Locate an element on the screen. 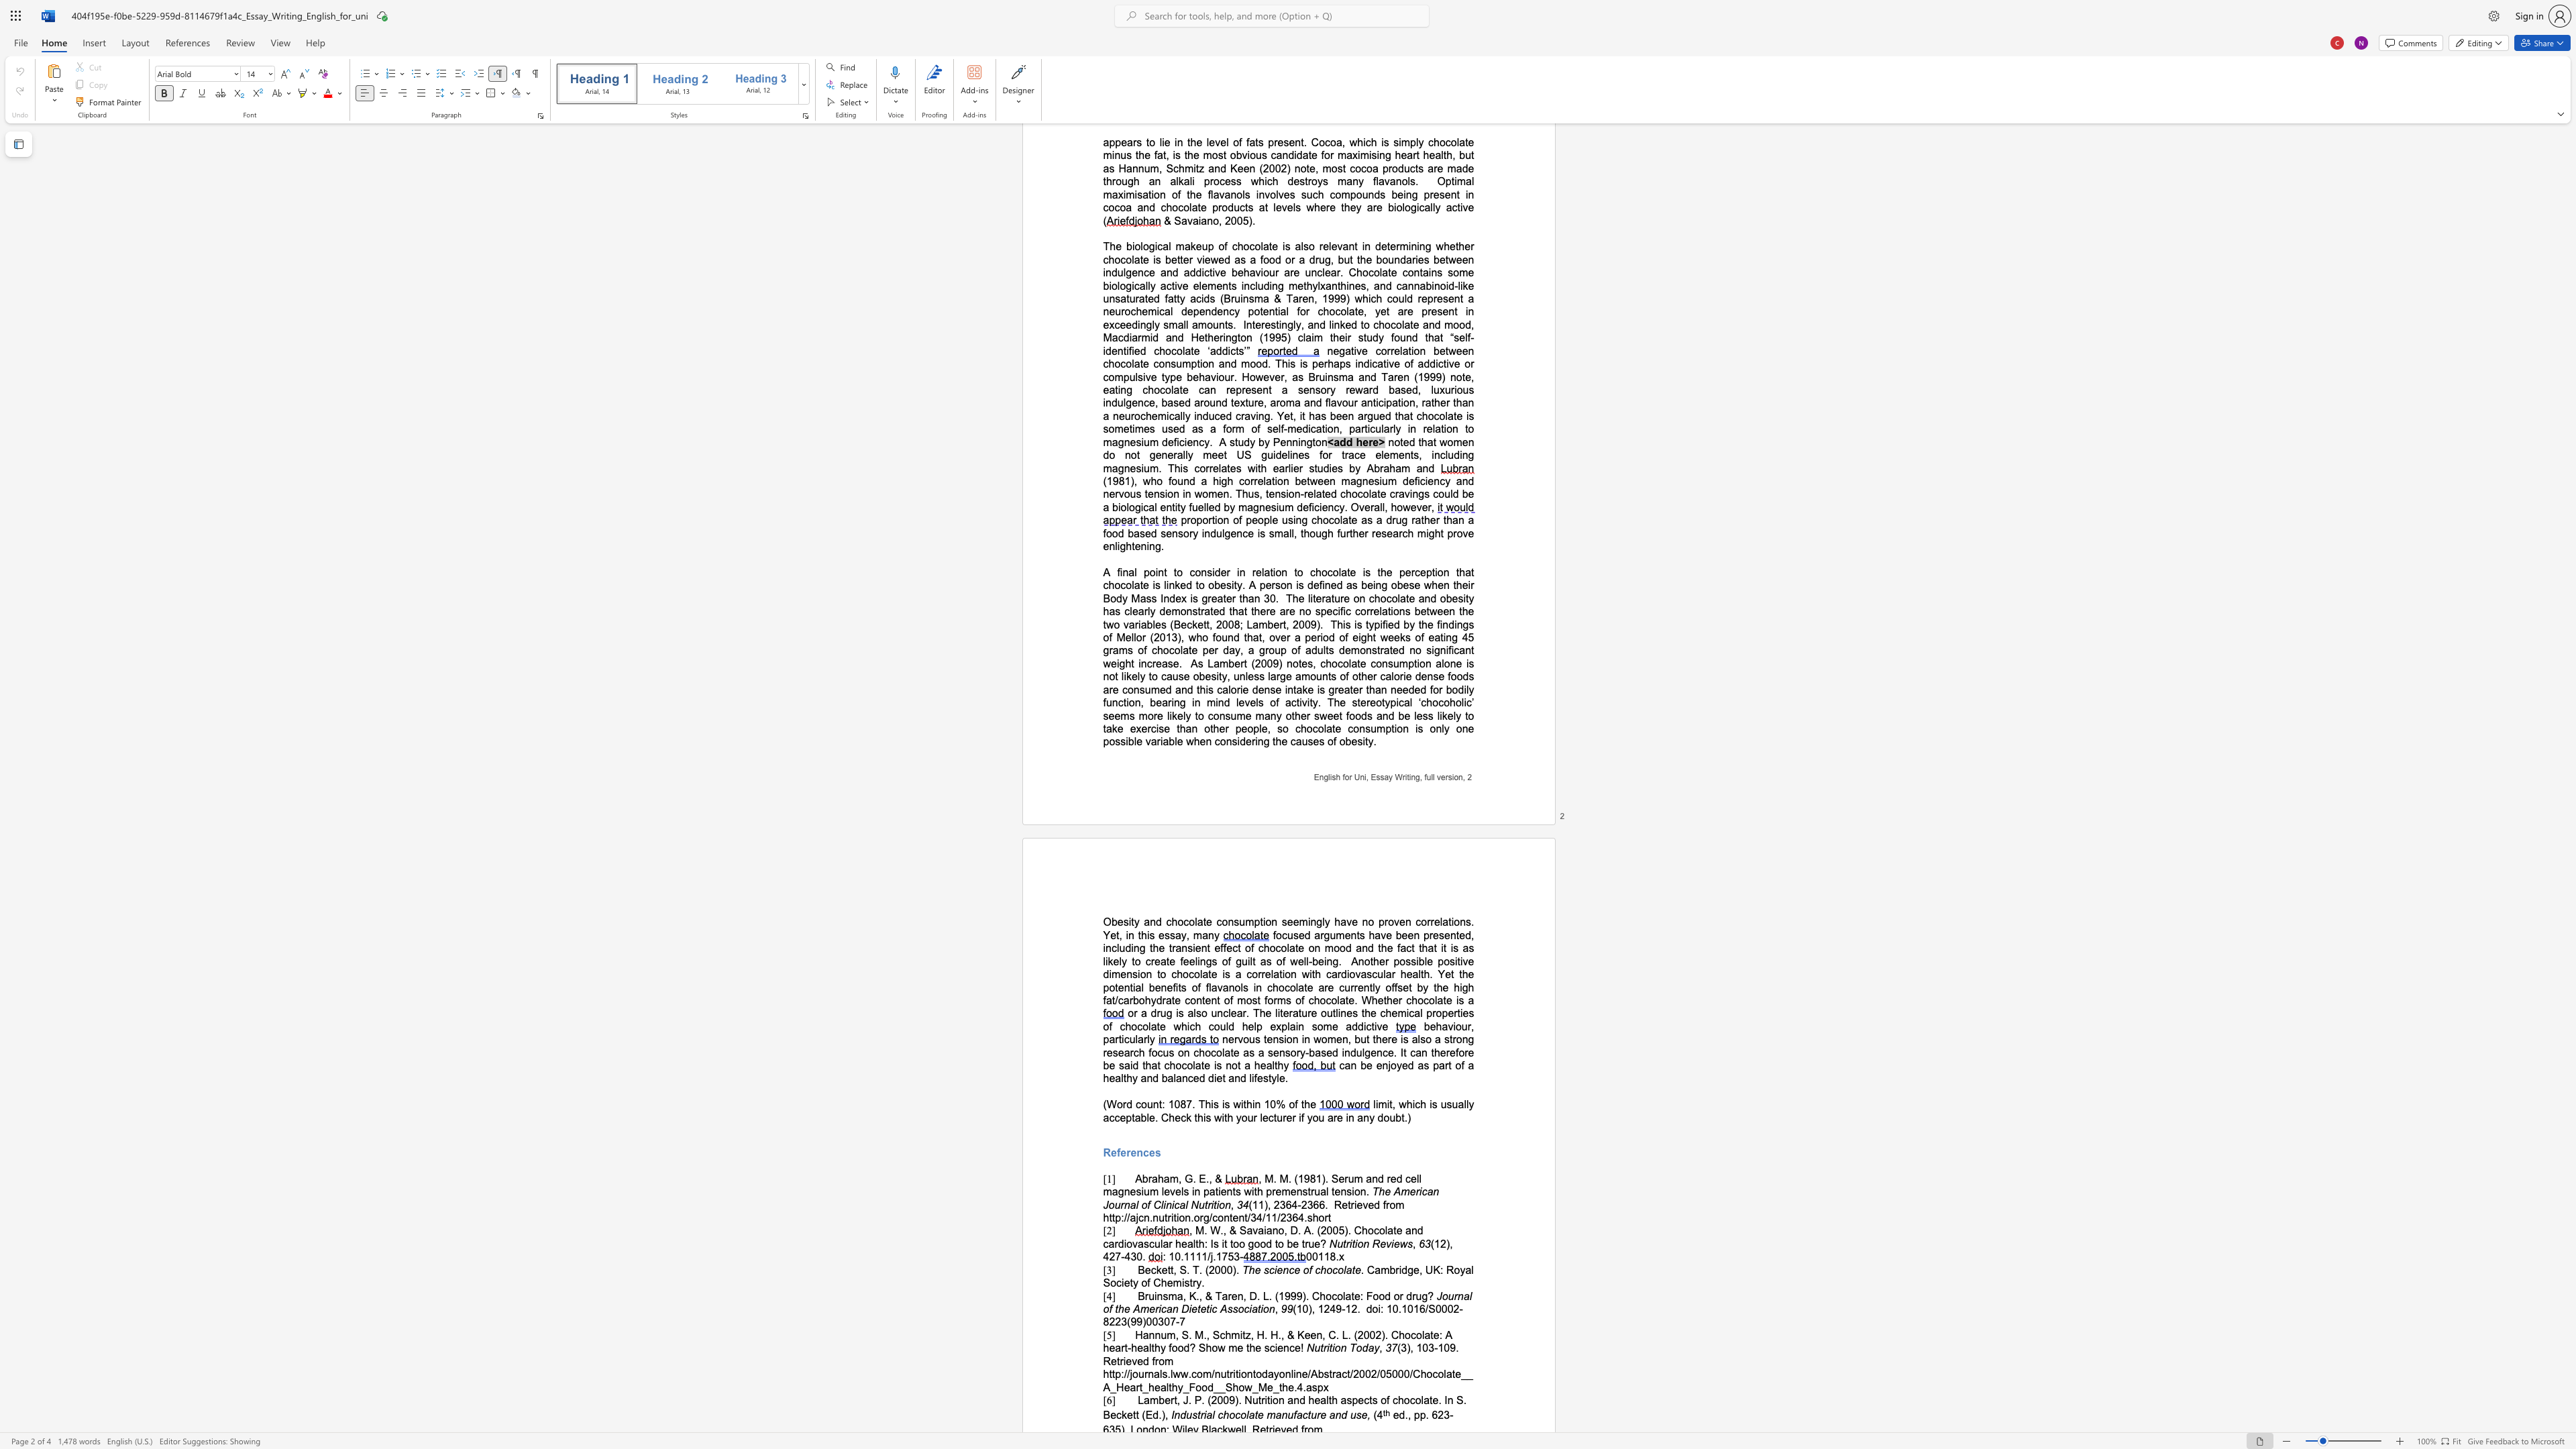  the subset text "ite" within the text "or a drug is also unclear. The literature outlines the chemical properties of chocolate which could help explain some addictive" is located at coordinates (1276, 1012).